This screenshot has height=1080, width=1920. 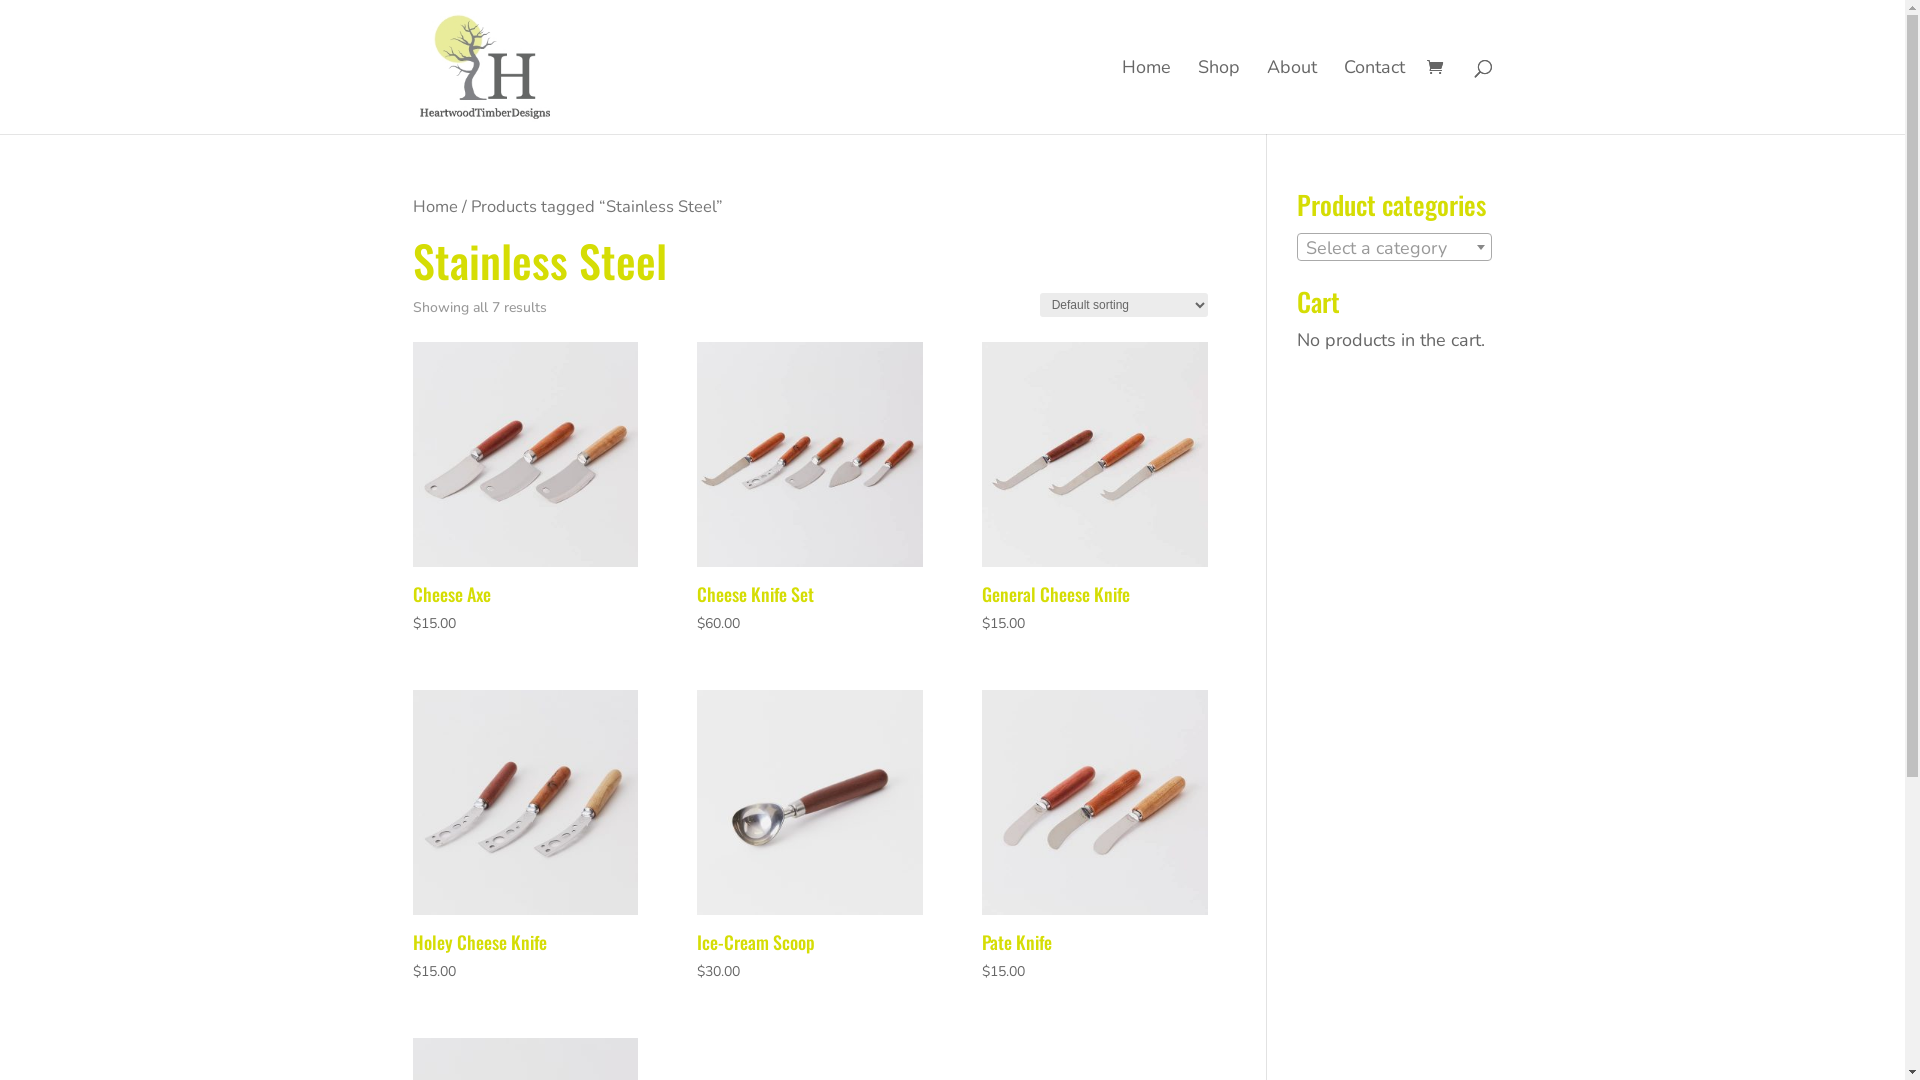 I want to click on 'Cheese Axe, so click(x=524, y=489).